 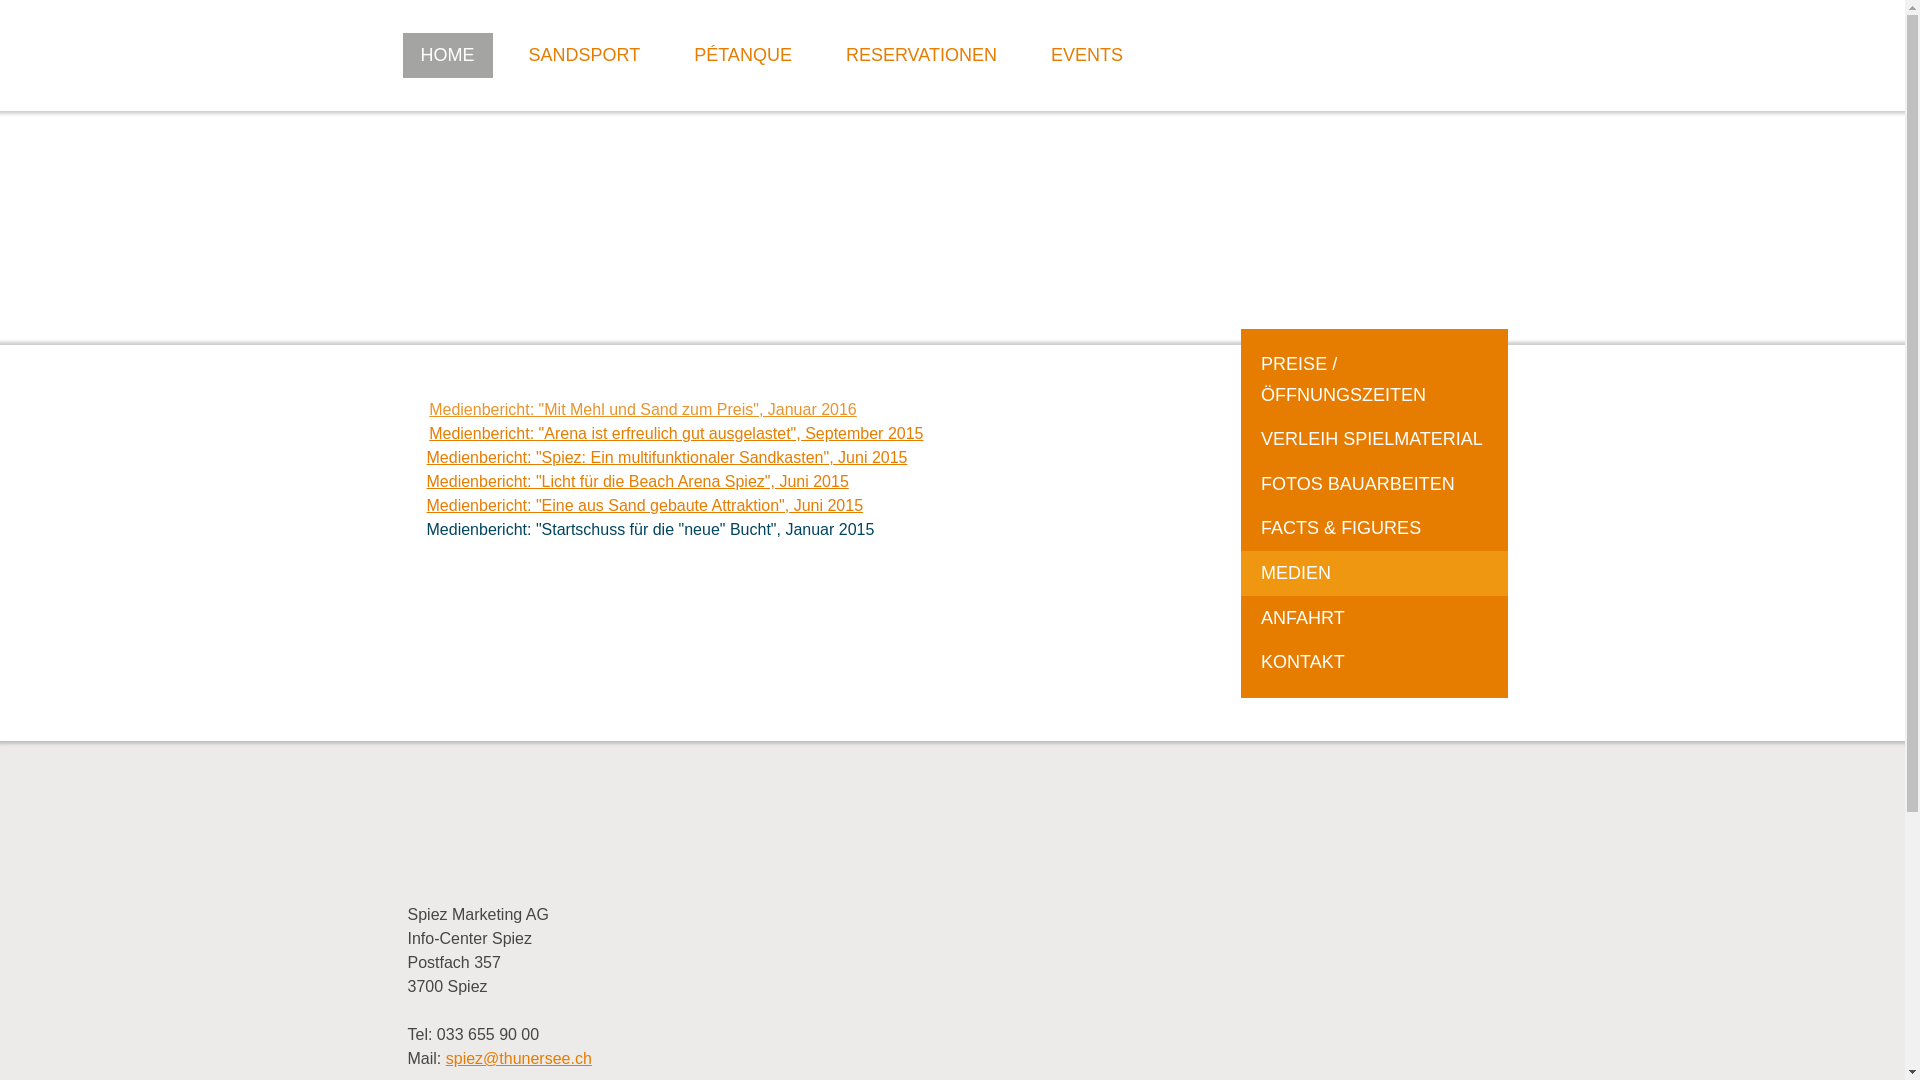 What do you see at coordinates (1085, 54) in the screenshot?
I see `'EVENTS'` at bounding box center [1085, 54].